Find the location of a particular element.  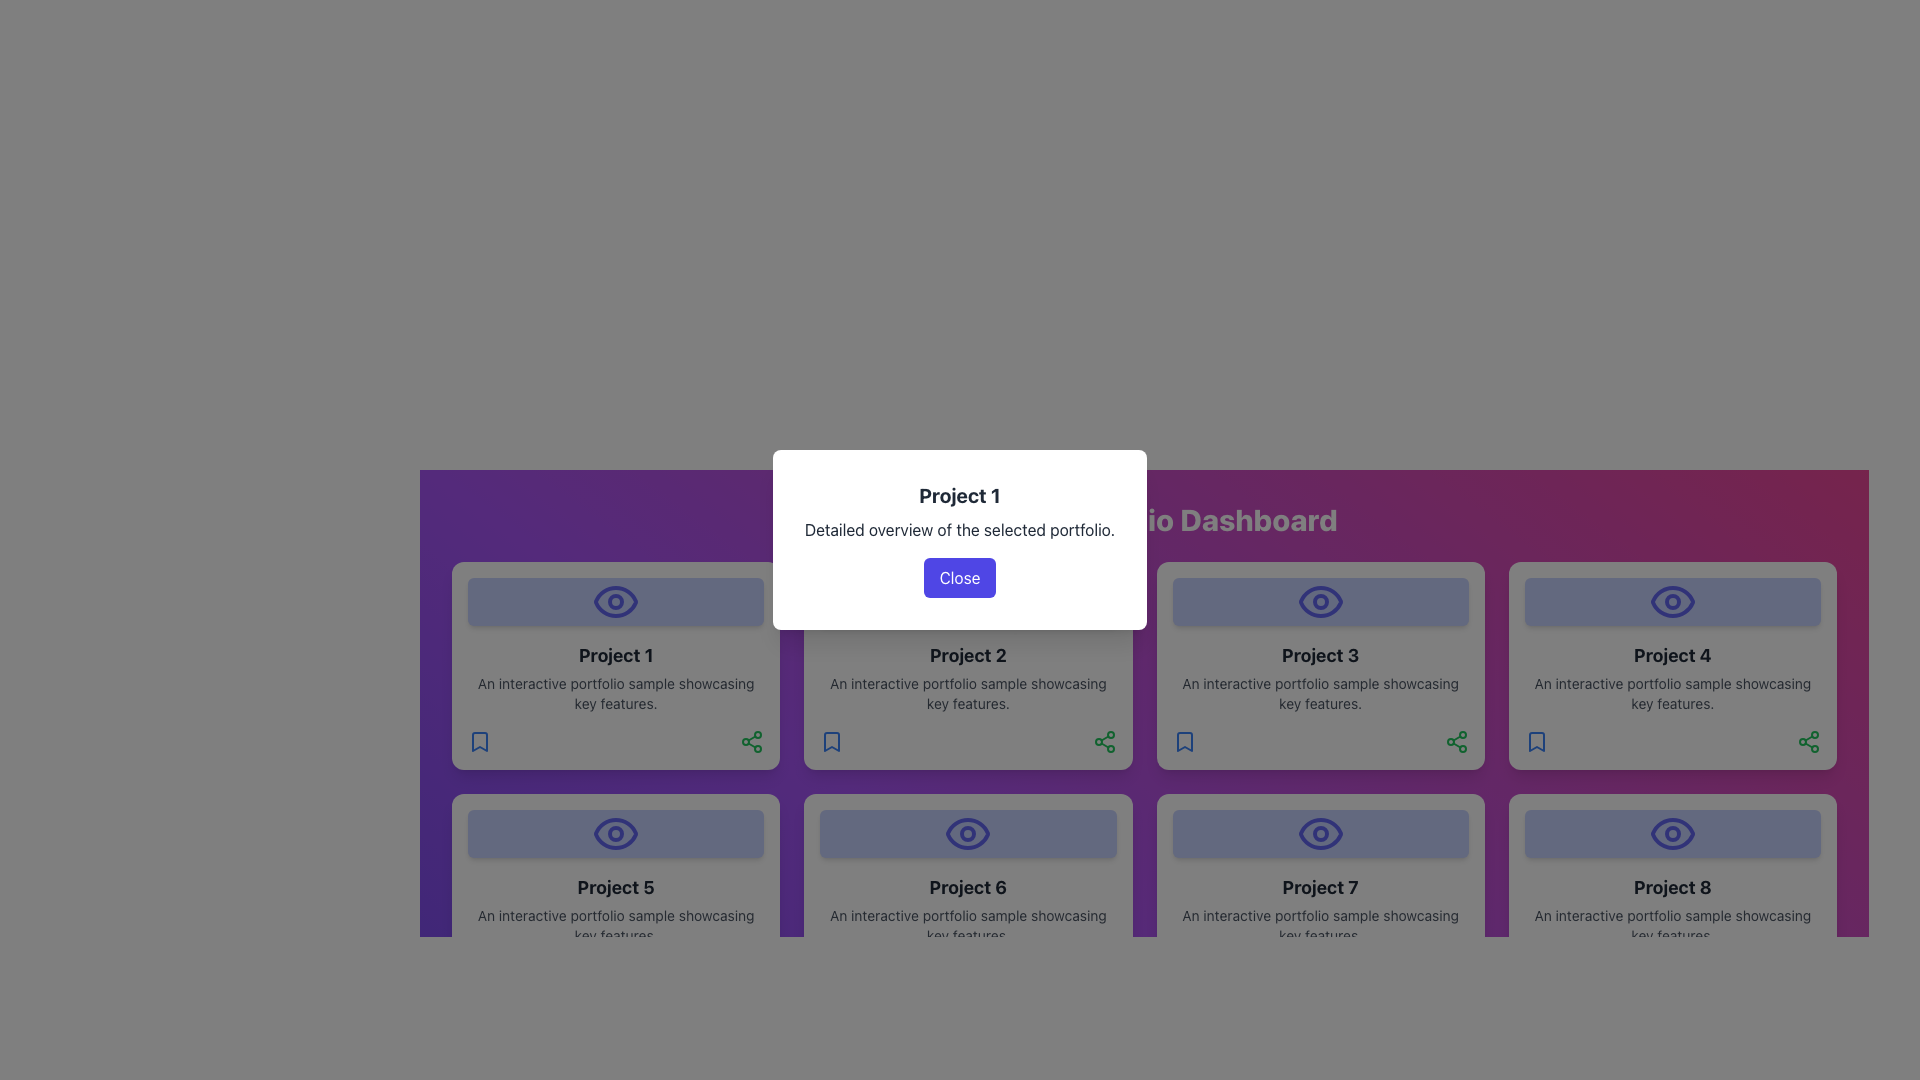

the text label displaying 'Project 3' in bold, large gray font, located in the first row and third column of the card layout is located at coordinates (1320, 655).